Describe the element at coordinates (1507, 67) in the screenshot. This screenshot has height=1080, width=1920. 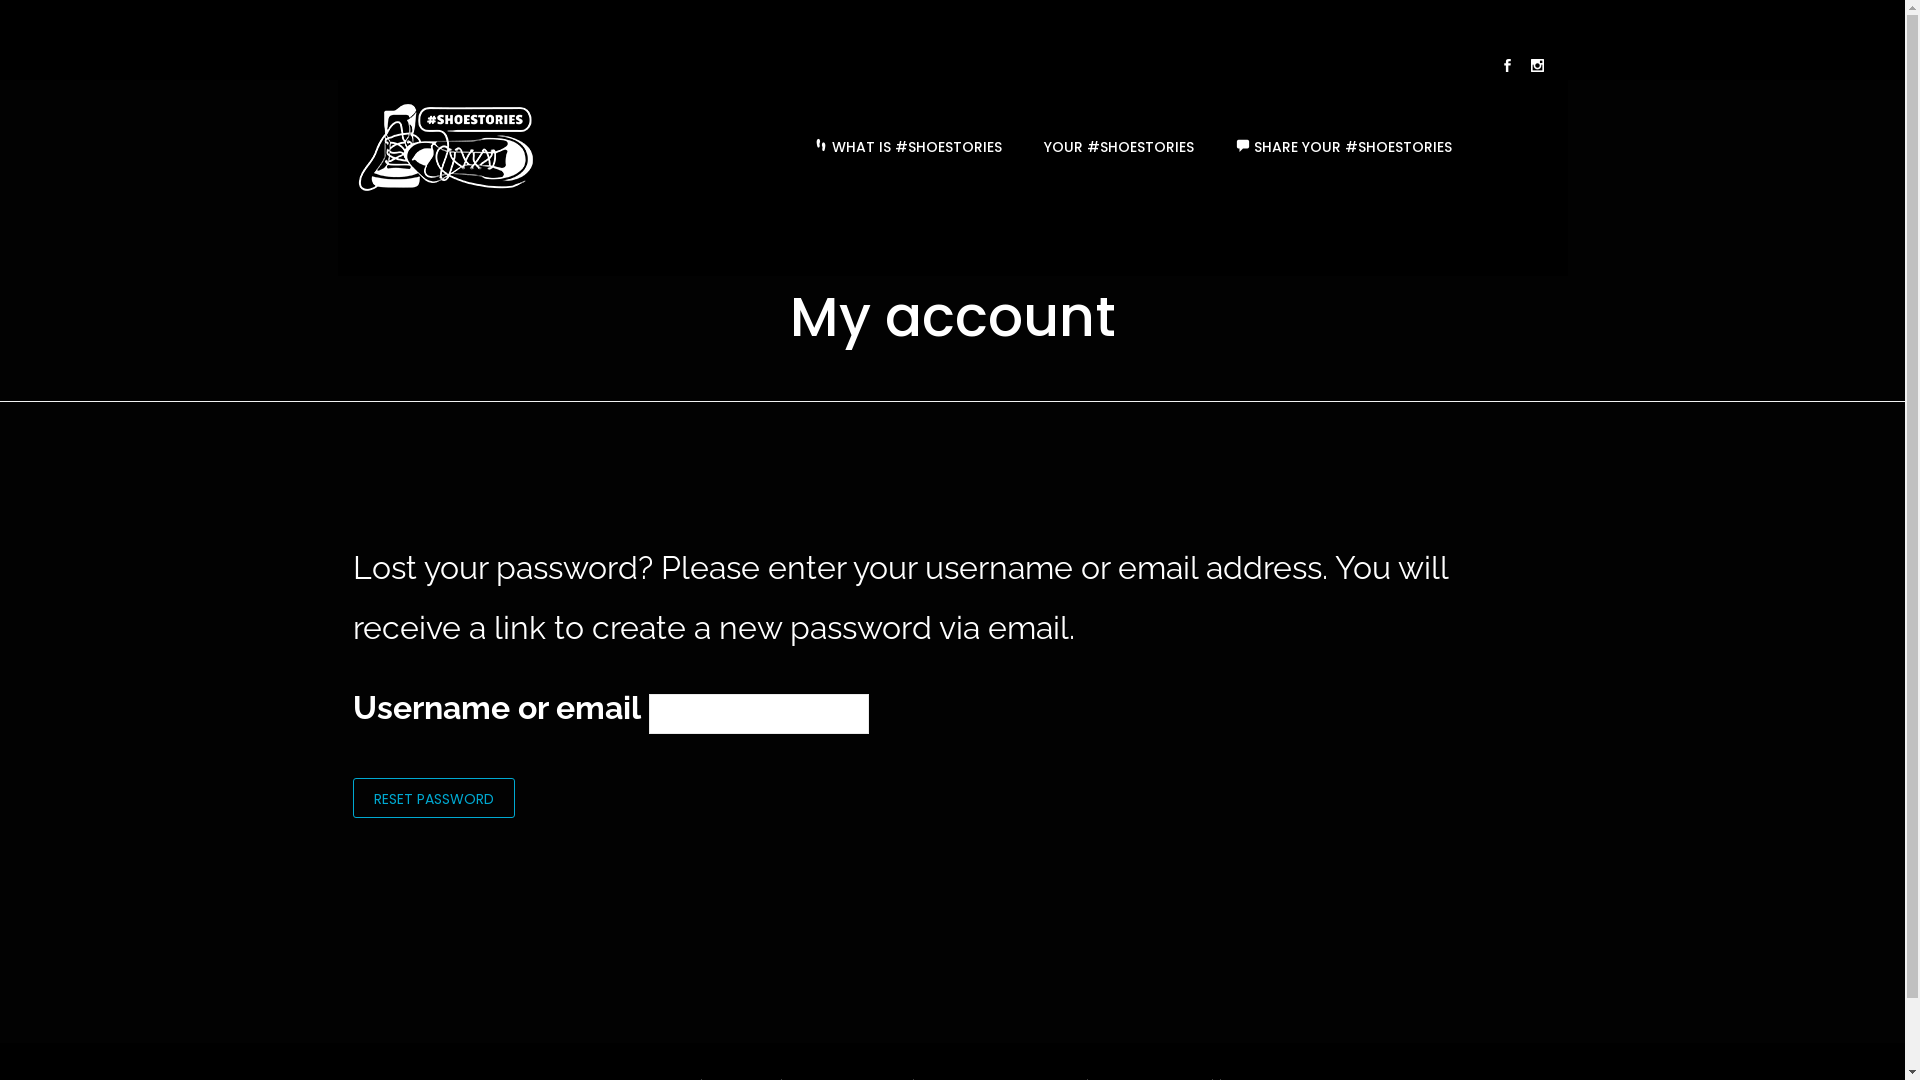
I see `'Facebook'` at that location.